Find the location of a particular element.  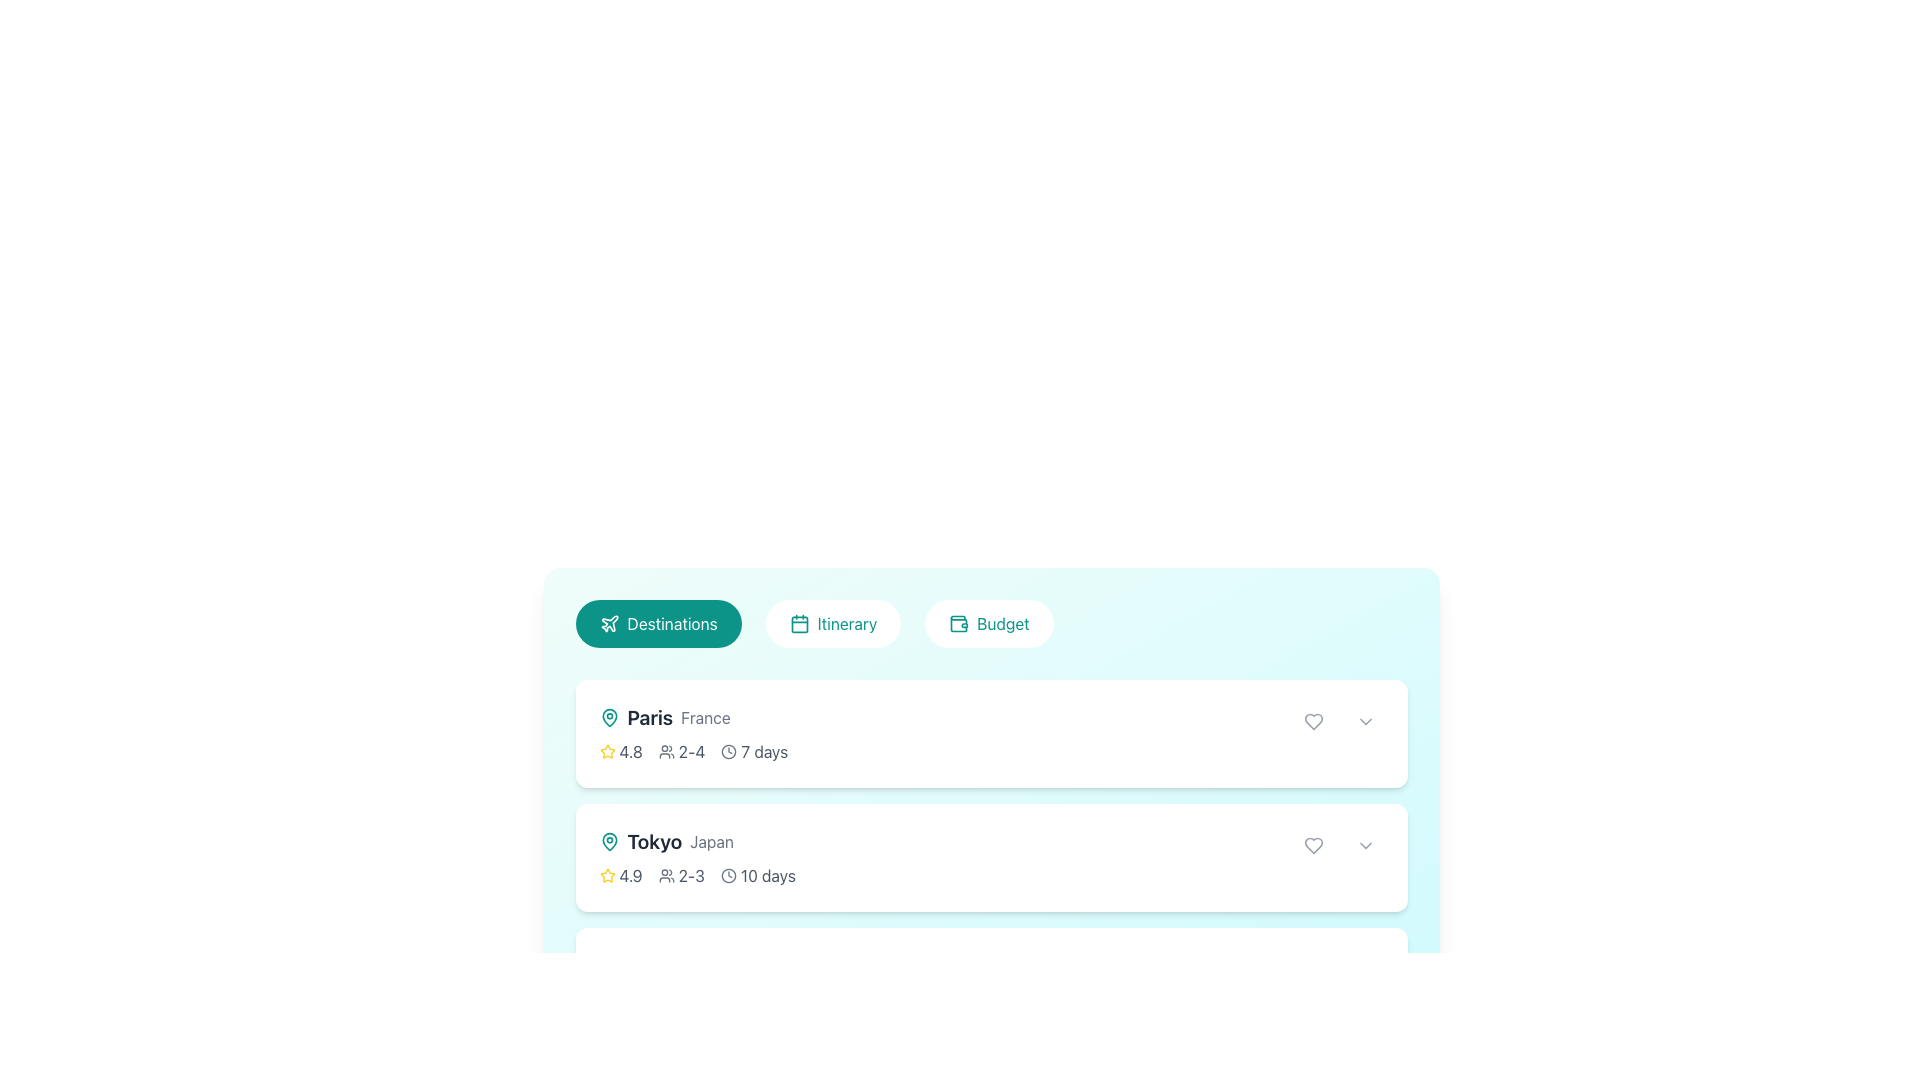

the label displaying 'Tokyo' and 'Japan' is located at coordinates (697, 841).